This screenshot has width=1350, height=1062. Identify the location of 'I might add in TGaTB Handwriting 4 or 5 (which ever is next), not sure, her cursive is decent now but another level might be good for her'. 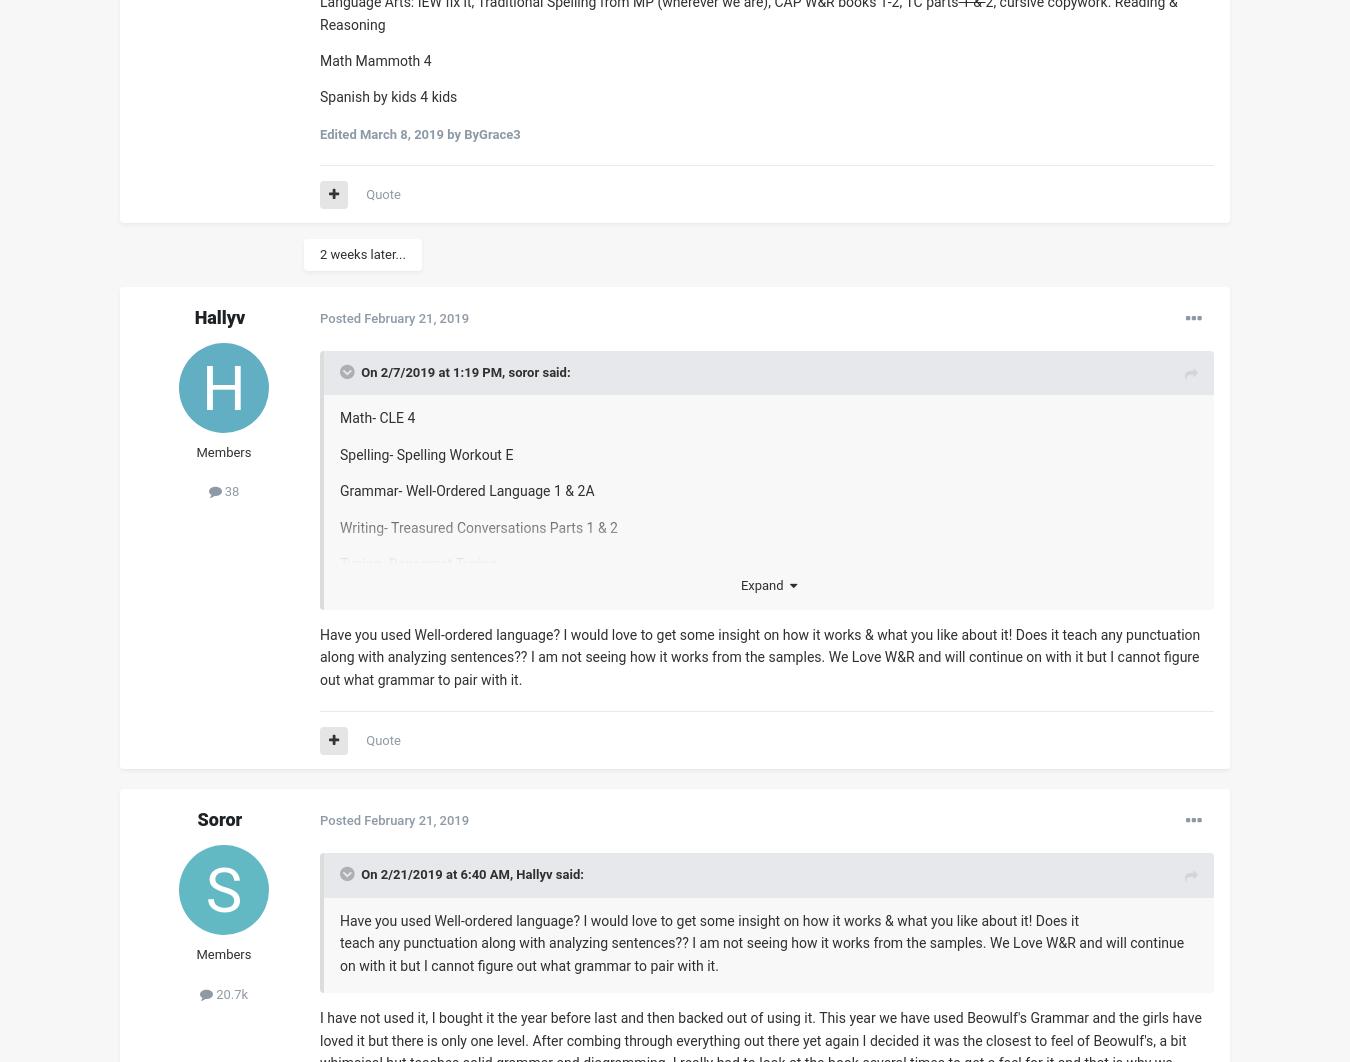
(757, 781).